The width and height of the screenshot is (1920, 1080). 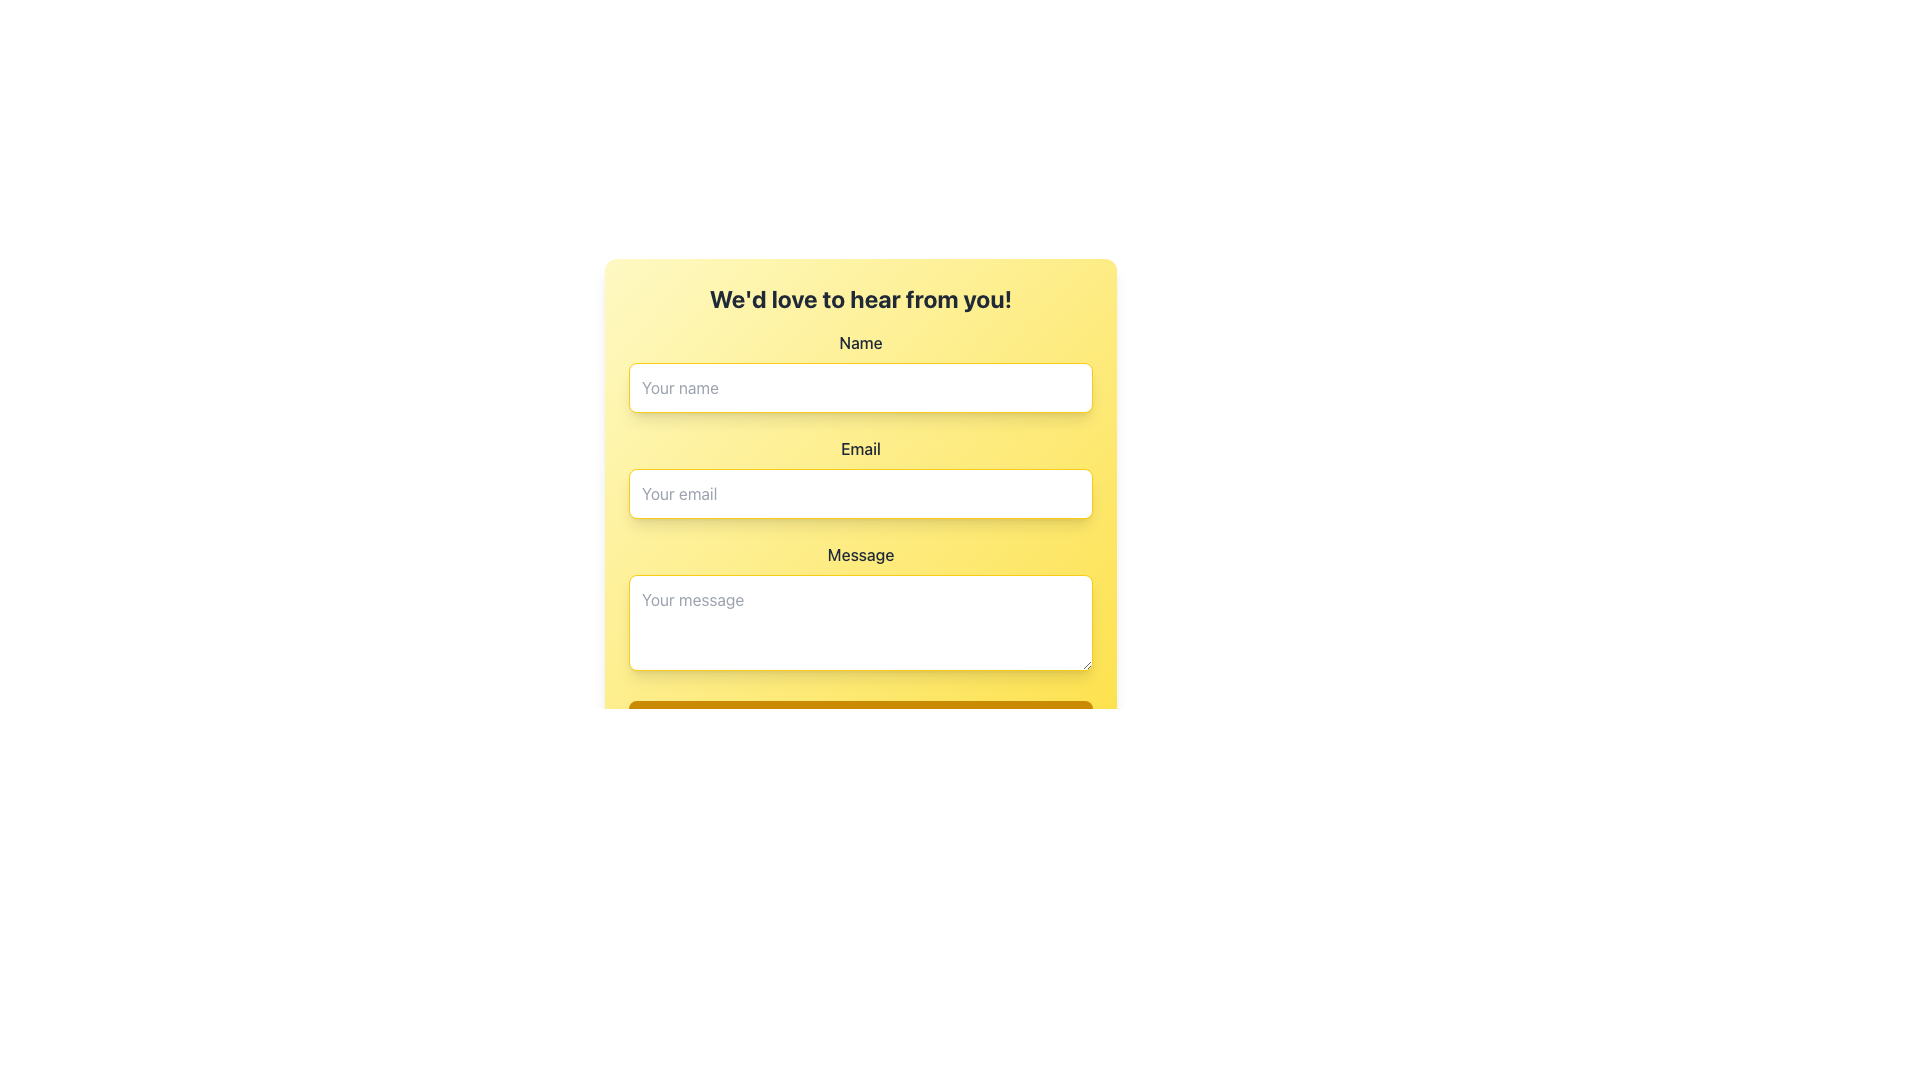 What do you see at coordinates (860, 555) in the screenshot?
I see `the 'Message' label that provides context for the input area below it, located between the 'Email' field and the 'Your message' textarea` at bounding box center [860, 555].